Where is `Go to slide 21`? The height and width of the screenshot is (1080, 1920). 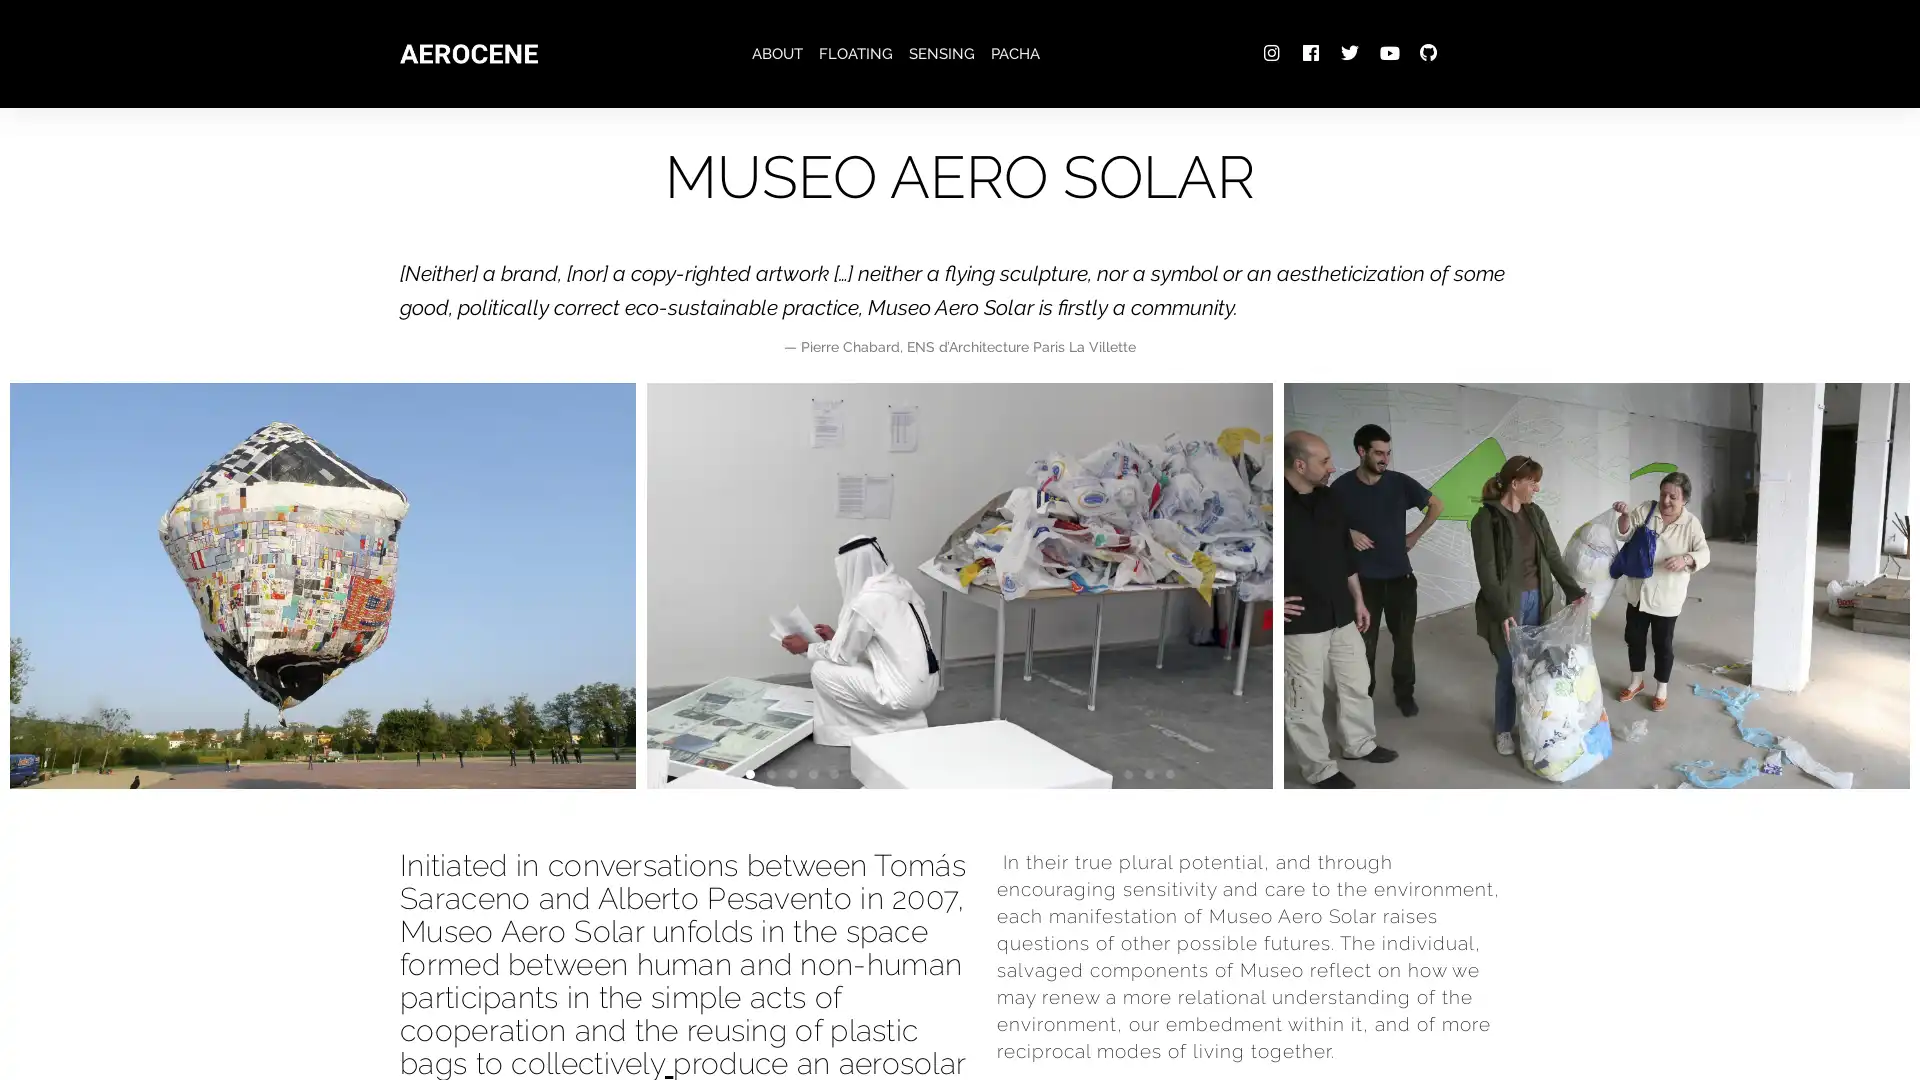 Go to slide 21 is located at coordinates (1169, 773).